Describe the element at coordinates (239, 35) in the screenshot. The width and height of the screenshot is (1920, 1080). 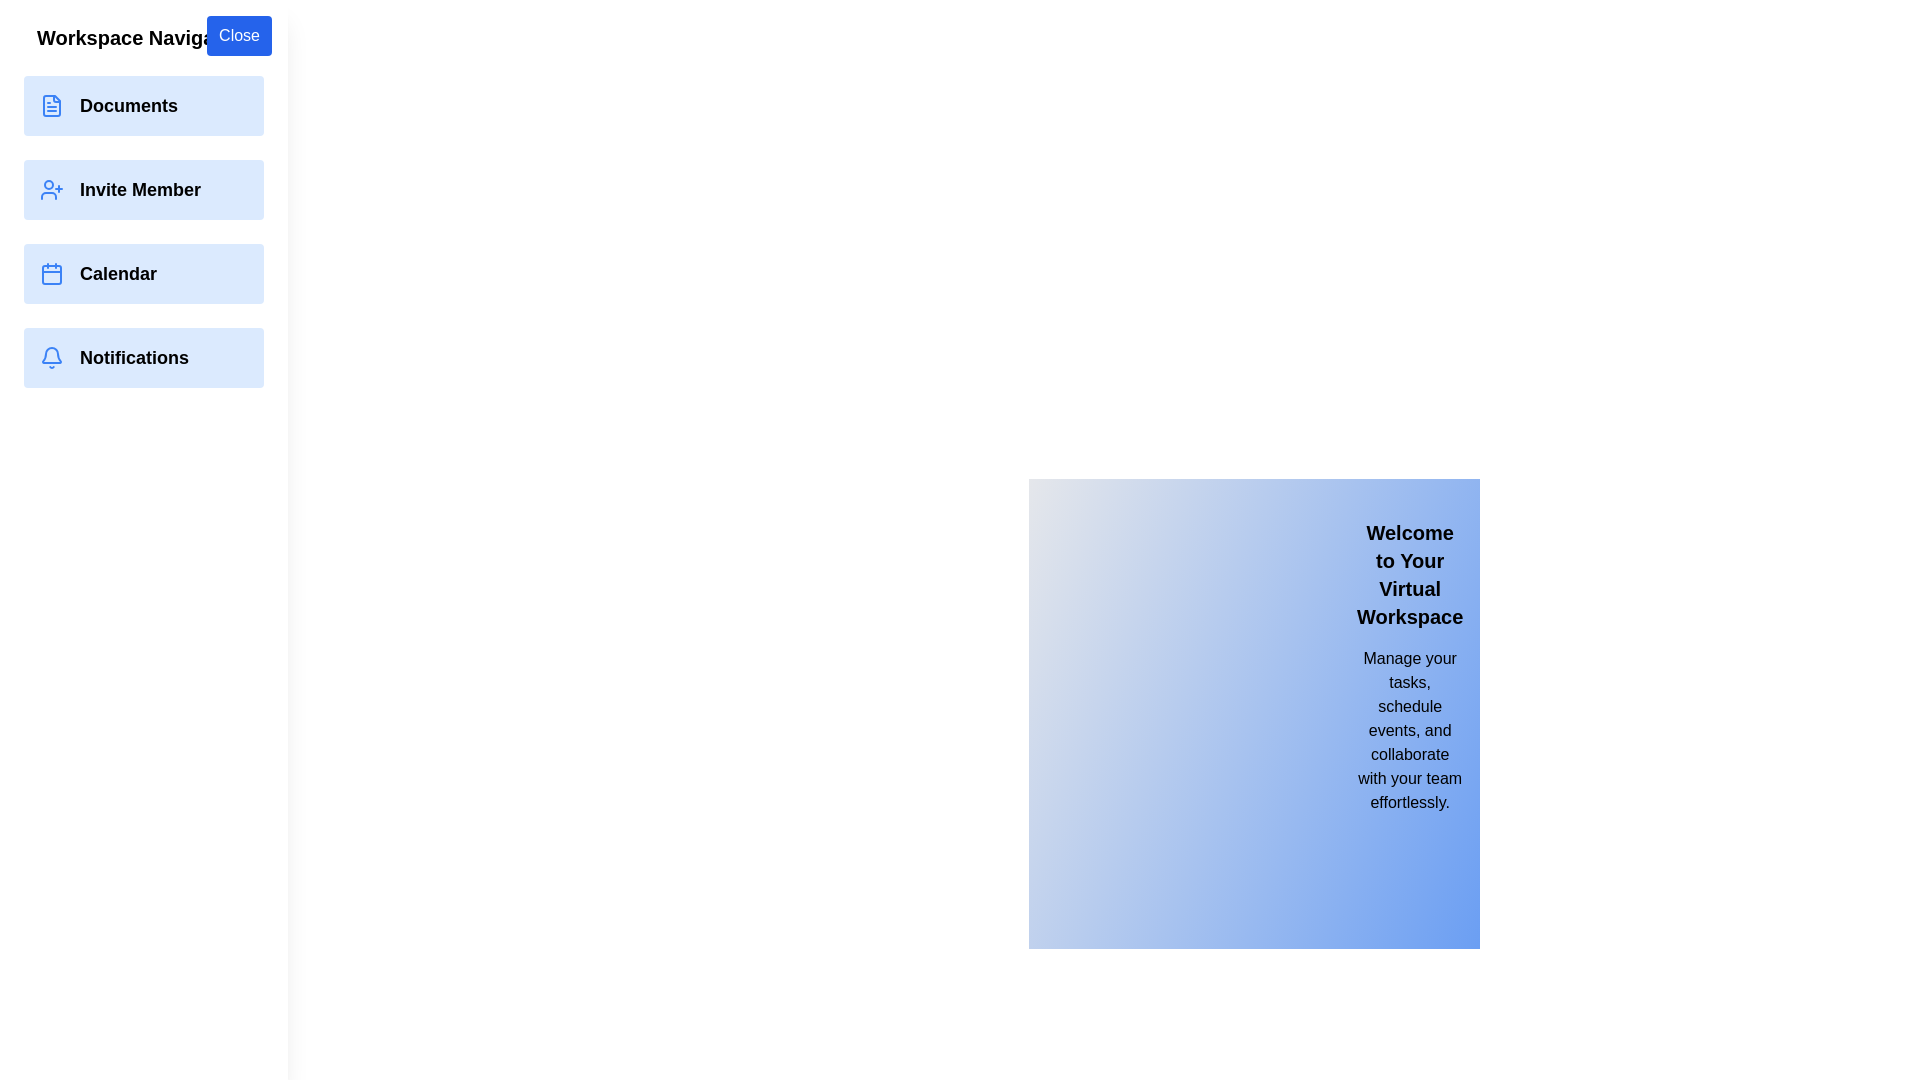
I see `the 'Close' button to toggle the visibility of the WorkspaceDrawer` at that location.